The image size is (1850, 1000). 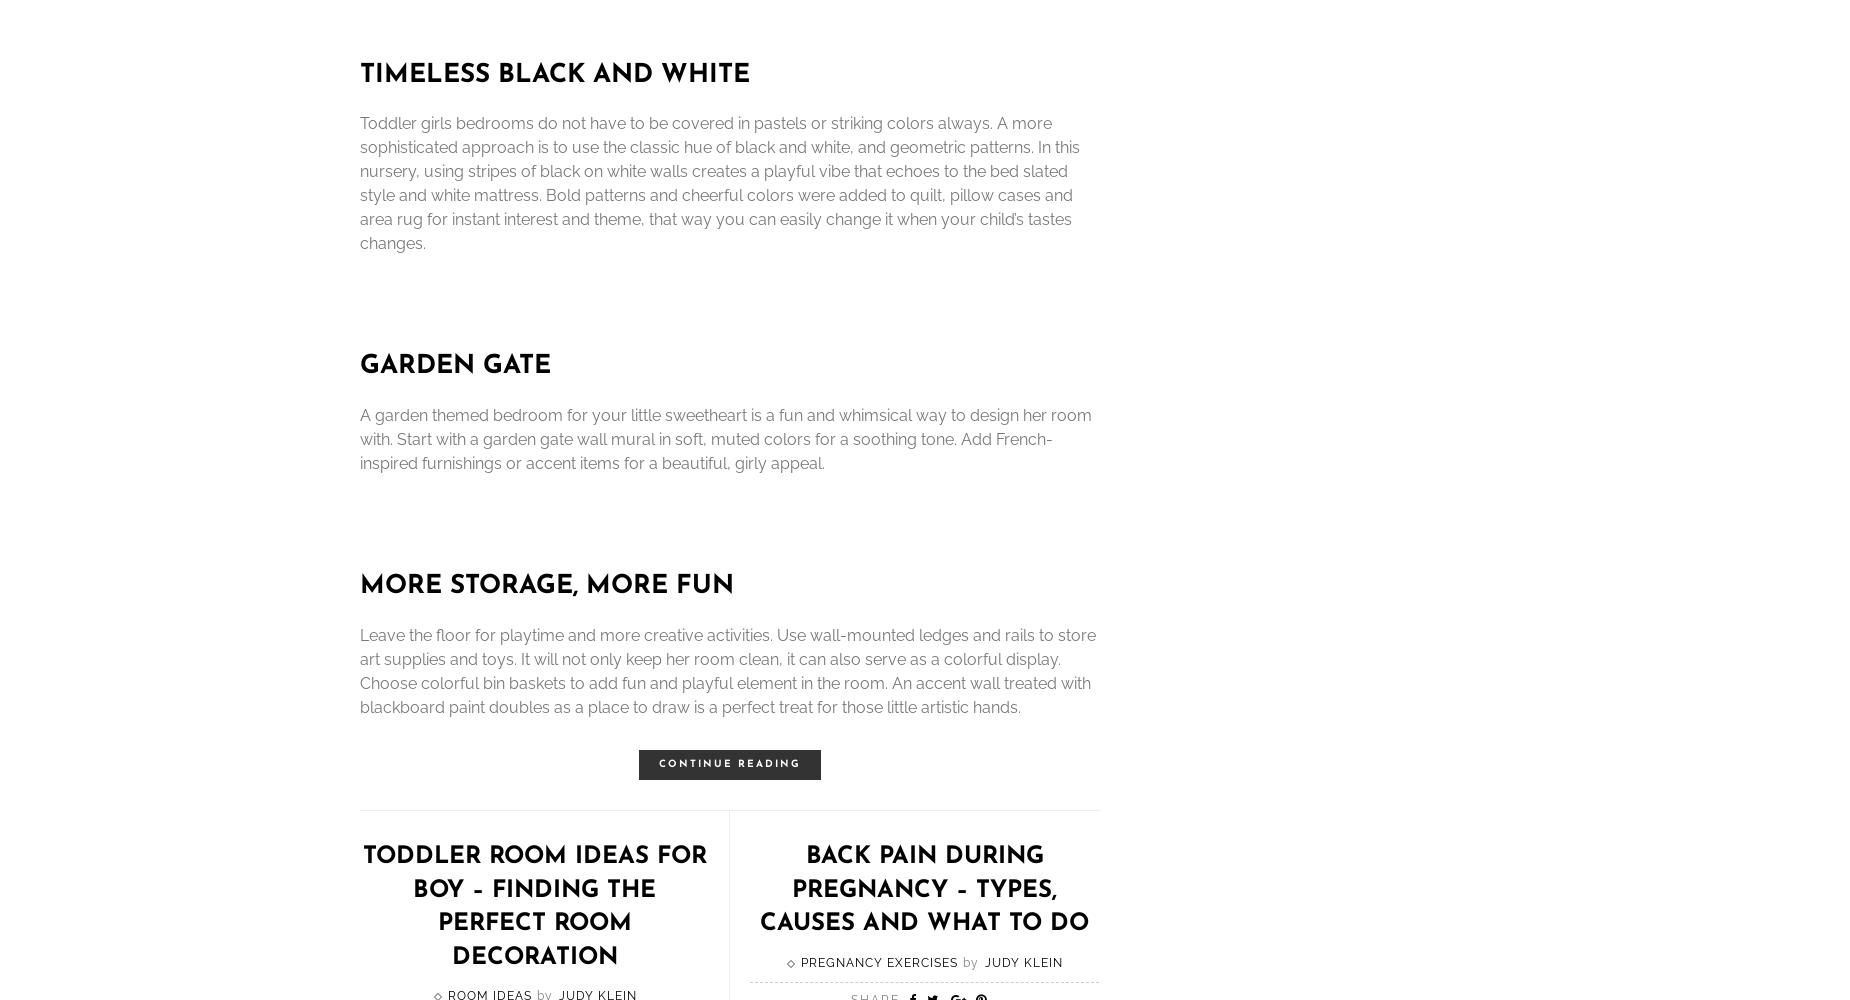 What do you see at coordinates (454, 365) in the screenshot?
I see `'Garden Gate'` at bounding box center [454, 365].